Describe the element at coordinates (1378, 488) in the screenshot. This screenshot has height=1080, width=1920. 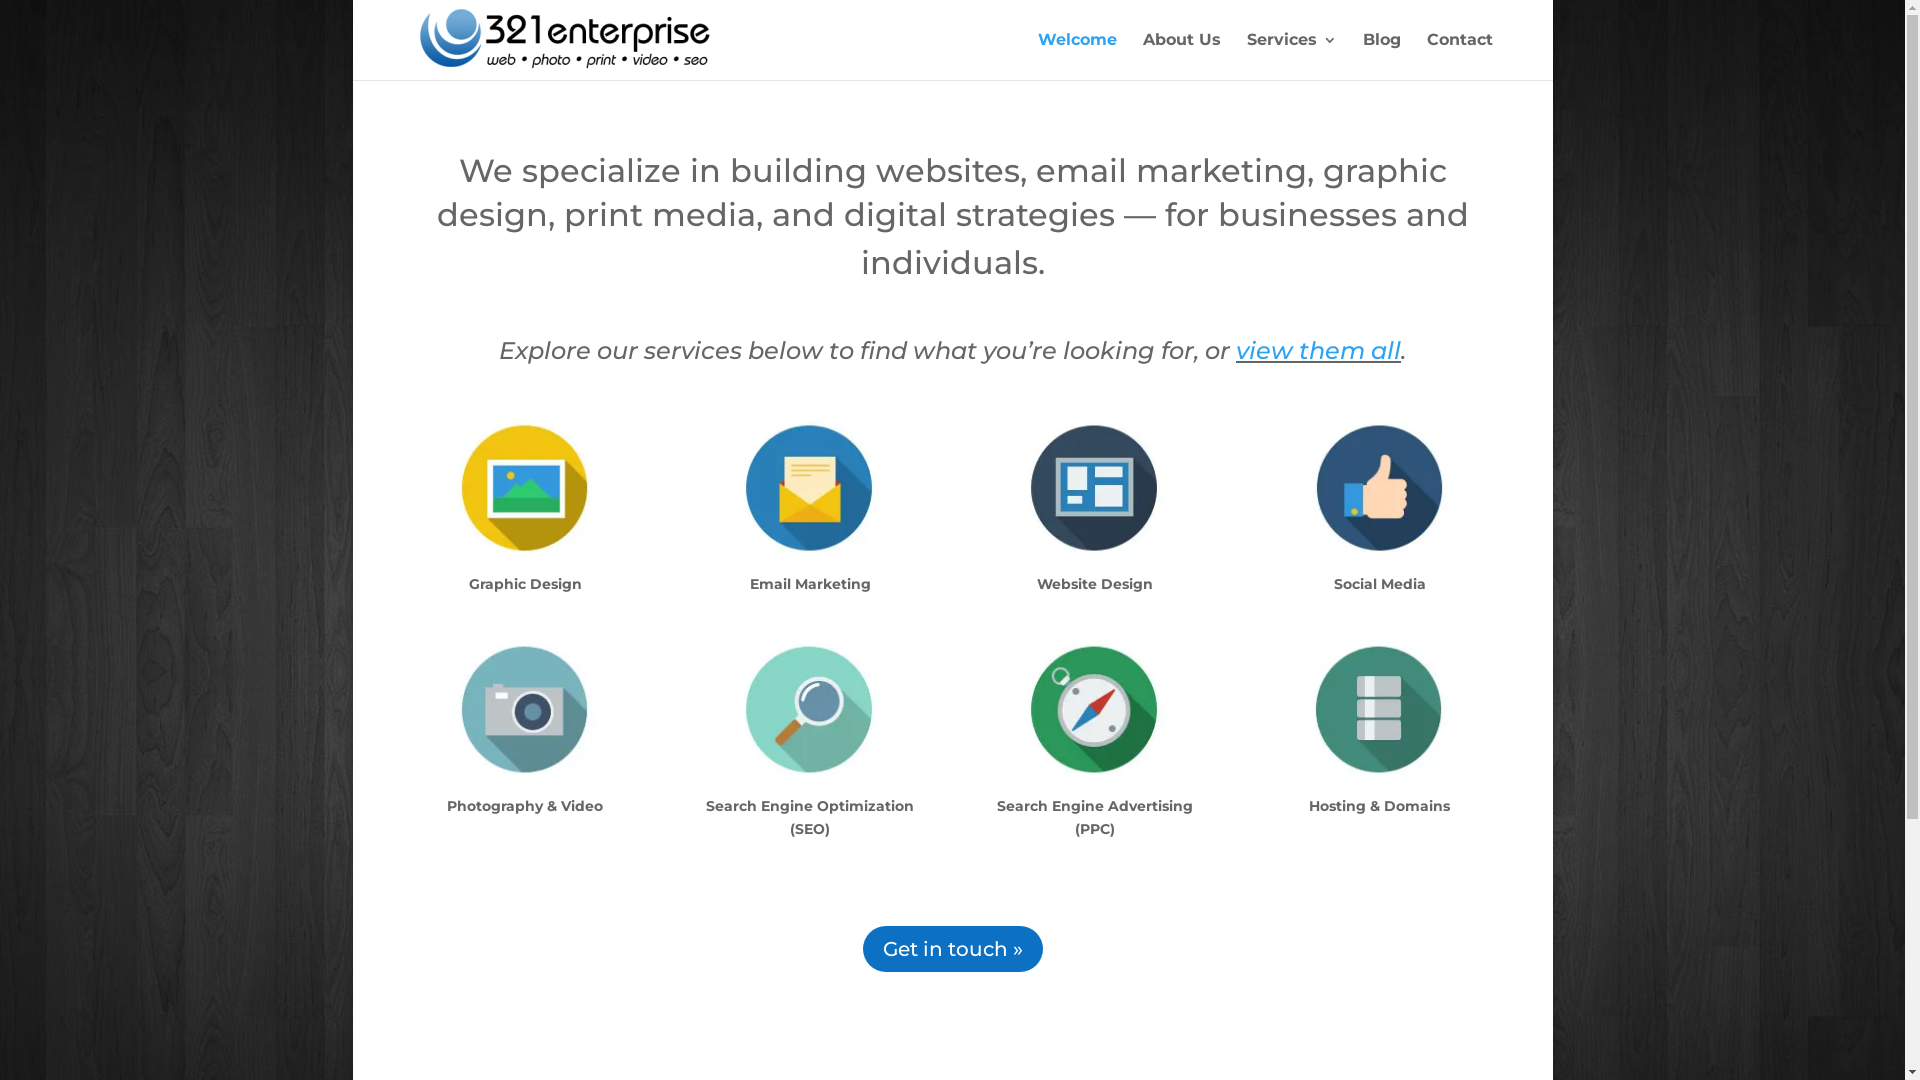
I see `'social-tout'` at that location.